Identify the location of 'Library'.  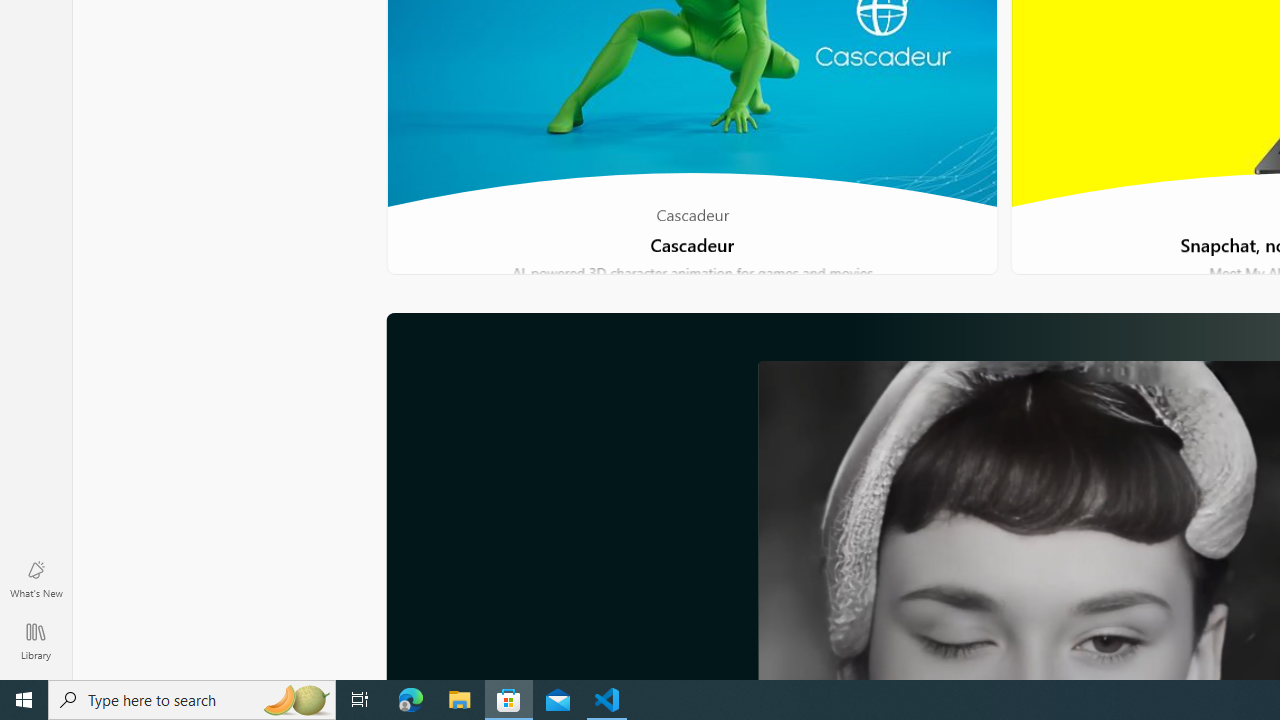
(35, 640).